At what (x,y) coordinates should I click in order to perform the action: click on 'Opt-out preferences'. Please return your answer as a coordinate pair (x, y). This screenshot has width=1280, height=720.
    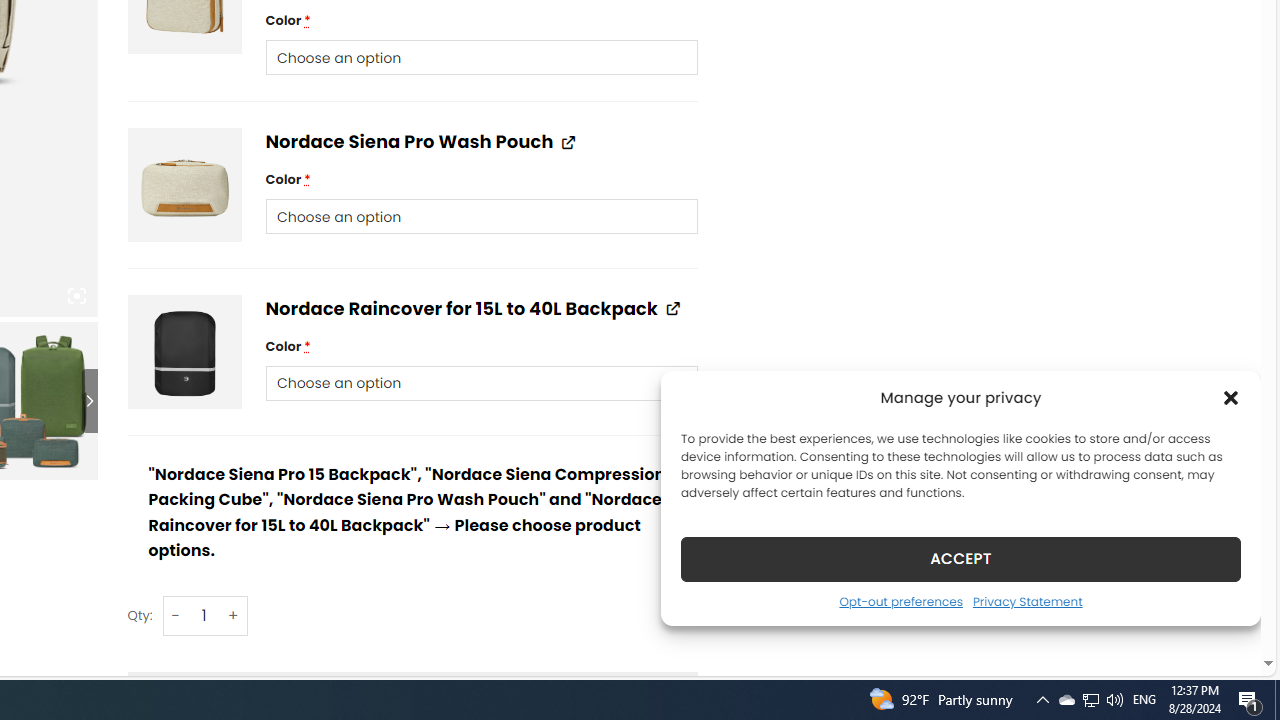
    Looking at the image, I should click on (899, 600).